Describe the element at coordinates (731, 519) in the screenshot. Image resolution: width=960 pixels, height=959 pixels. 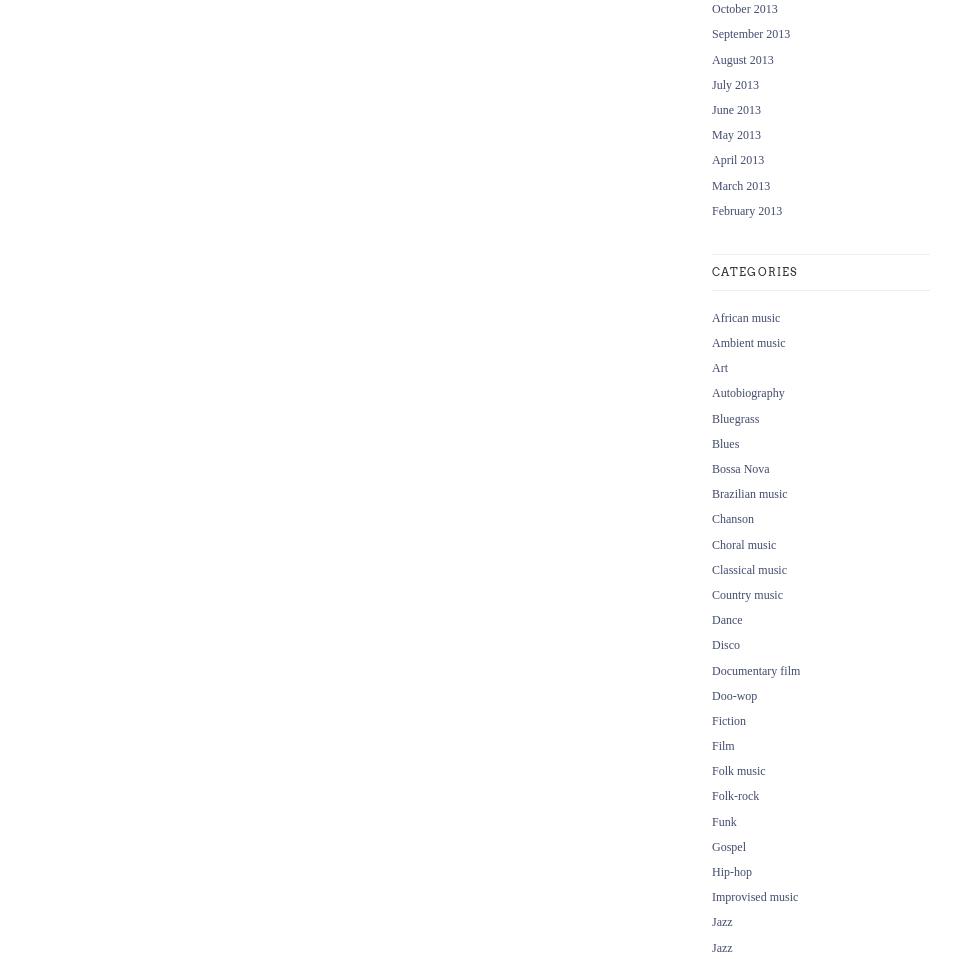
I see `'Chanson'` at that location.